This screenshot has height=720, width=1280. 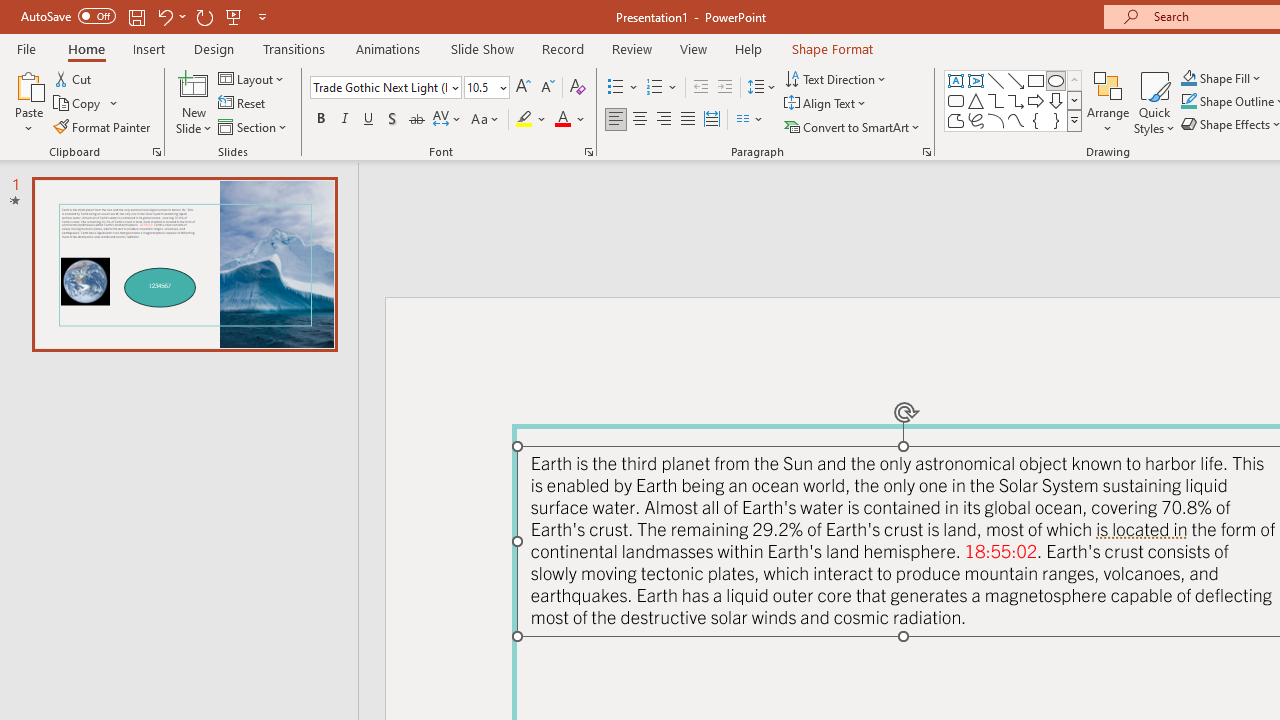 What do you see at coordinates (26, 47) in the screenshot?
I see `'File Tab'` at bounding box center [26, 47].